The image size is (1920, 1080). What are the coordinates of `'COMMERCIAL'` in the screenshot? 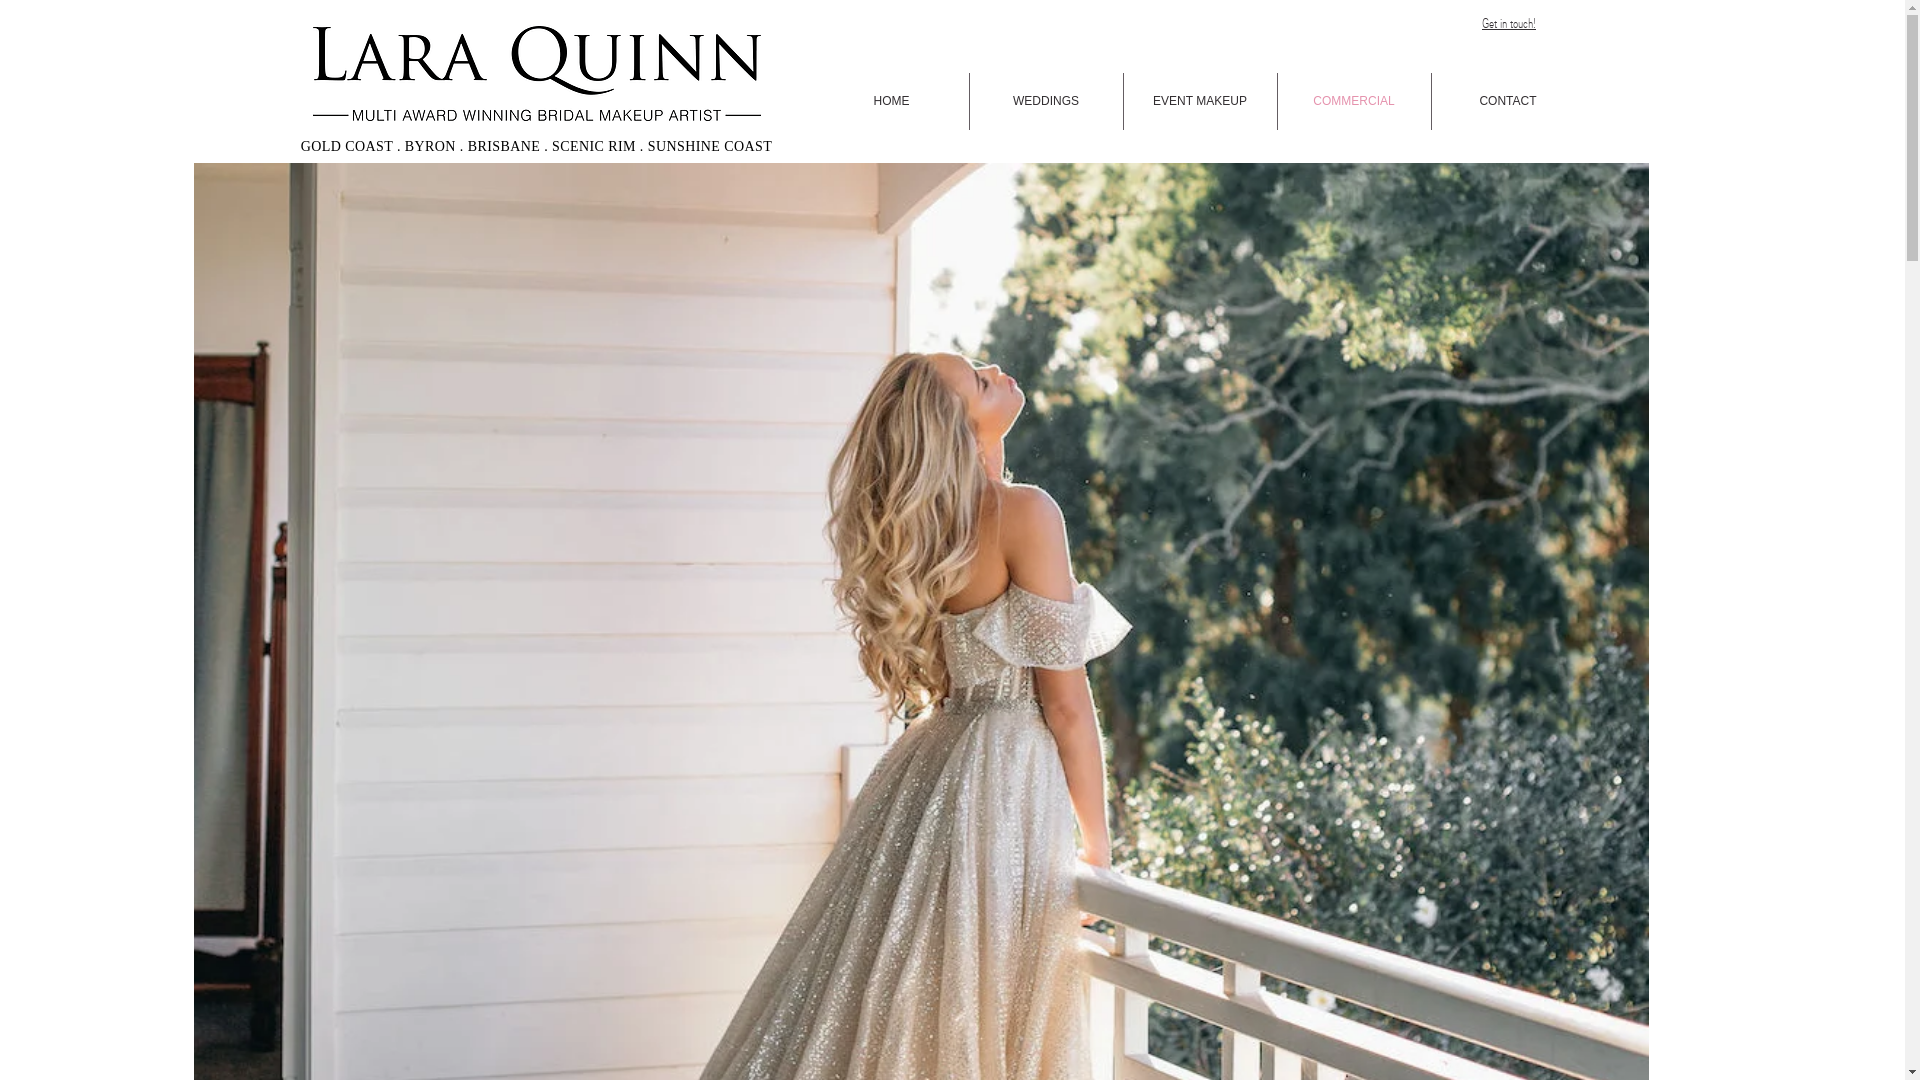 It's located at (1354, 101).